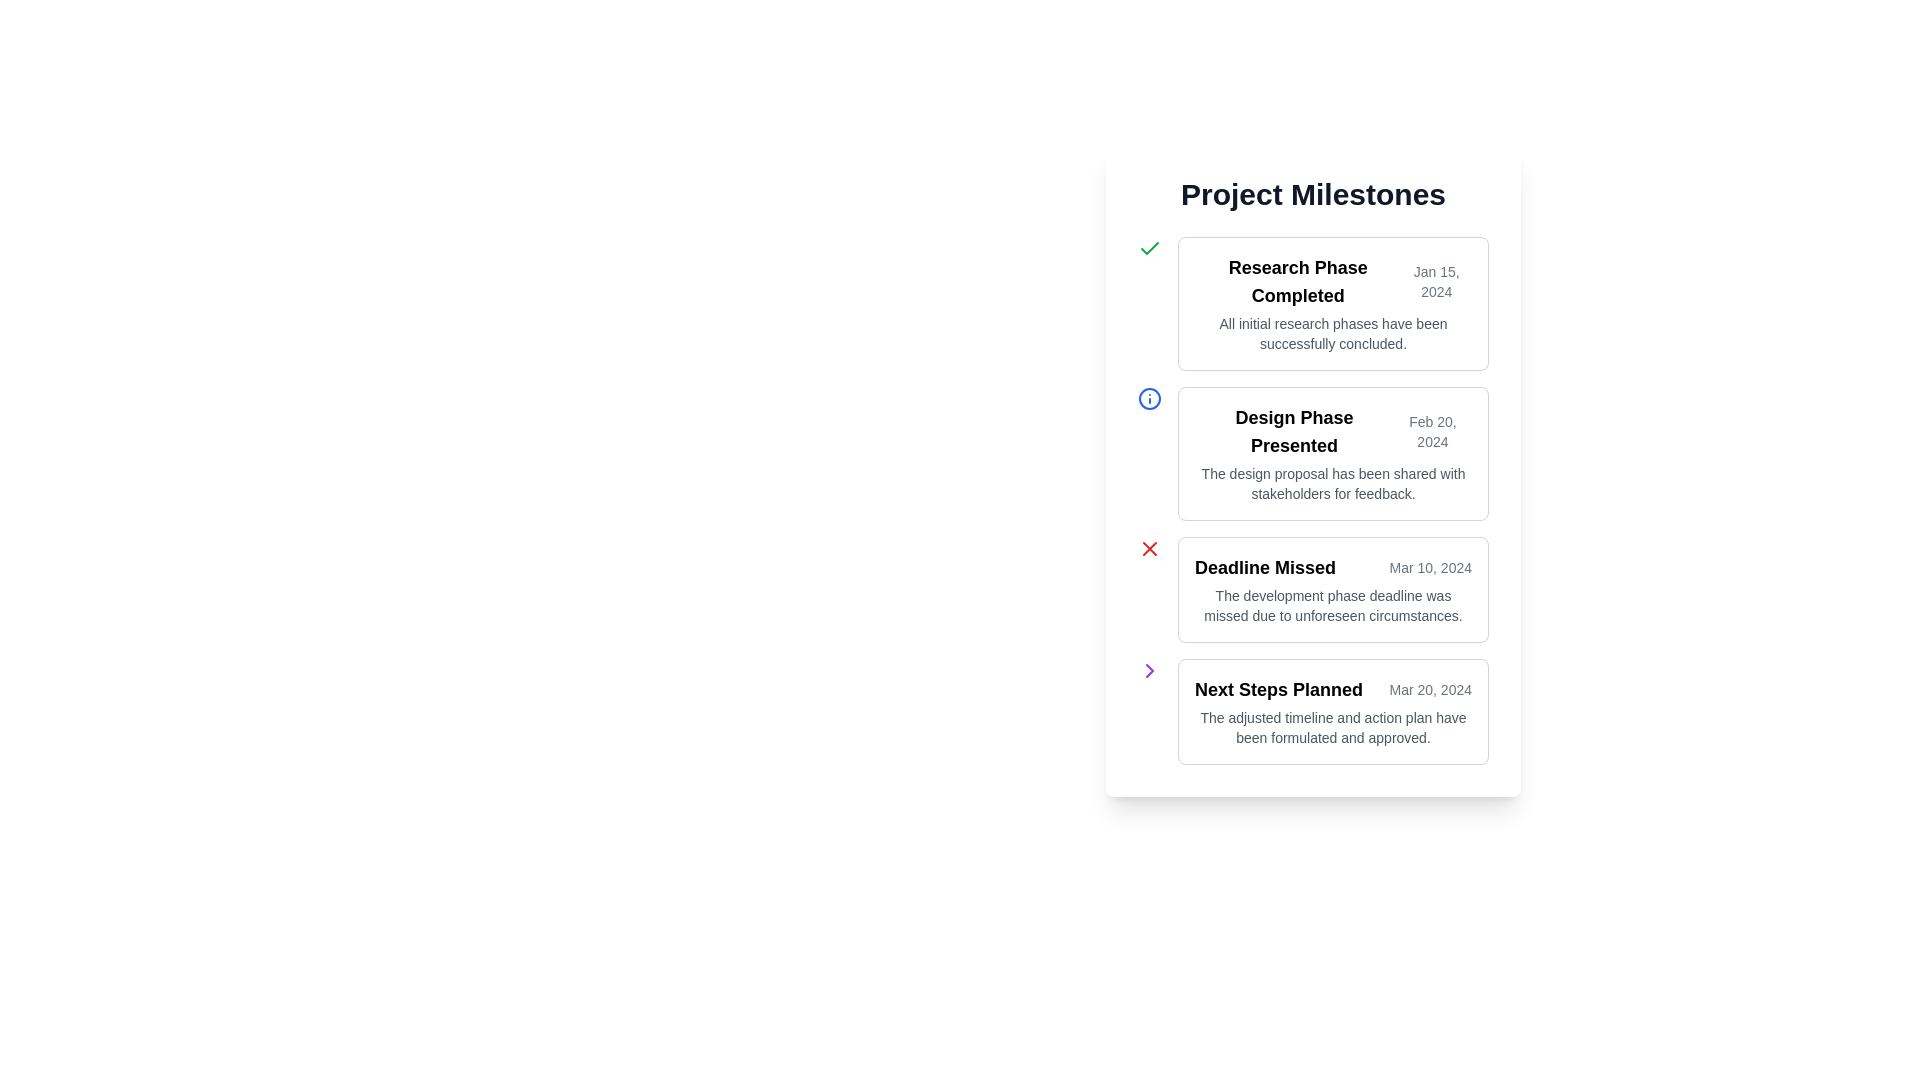 The width and height of the screenshot is (1920, 1080). Describe the element at coordinates (1333, 728) in the screenshot. I see `the explanatory text label that provides details about the milestone 'Next Steps Planned,' located underneath the larger text block with the date 'Mar 20, 2024.'` at that location.